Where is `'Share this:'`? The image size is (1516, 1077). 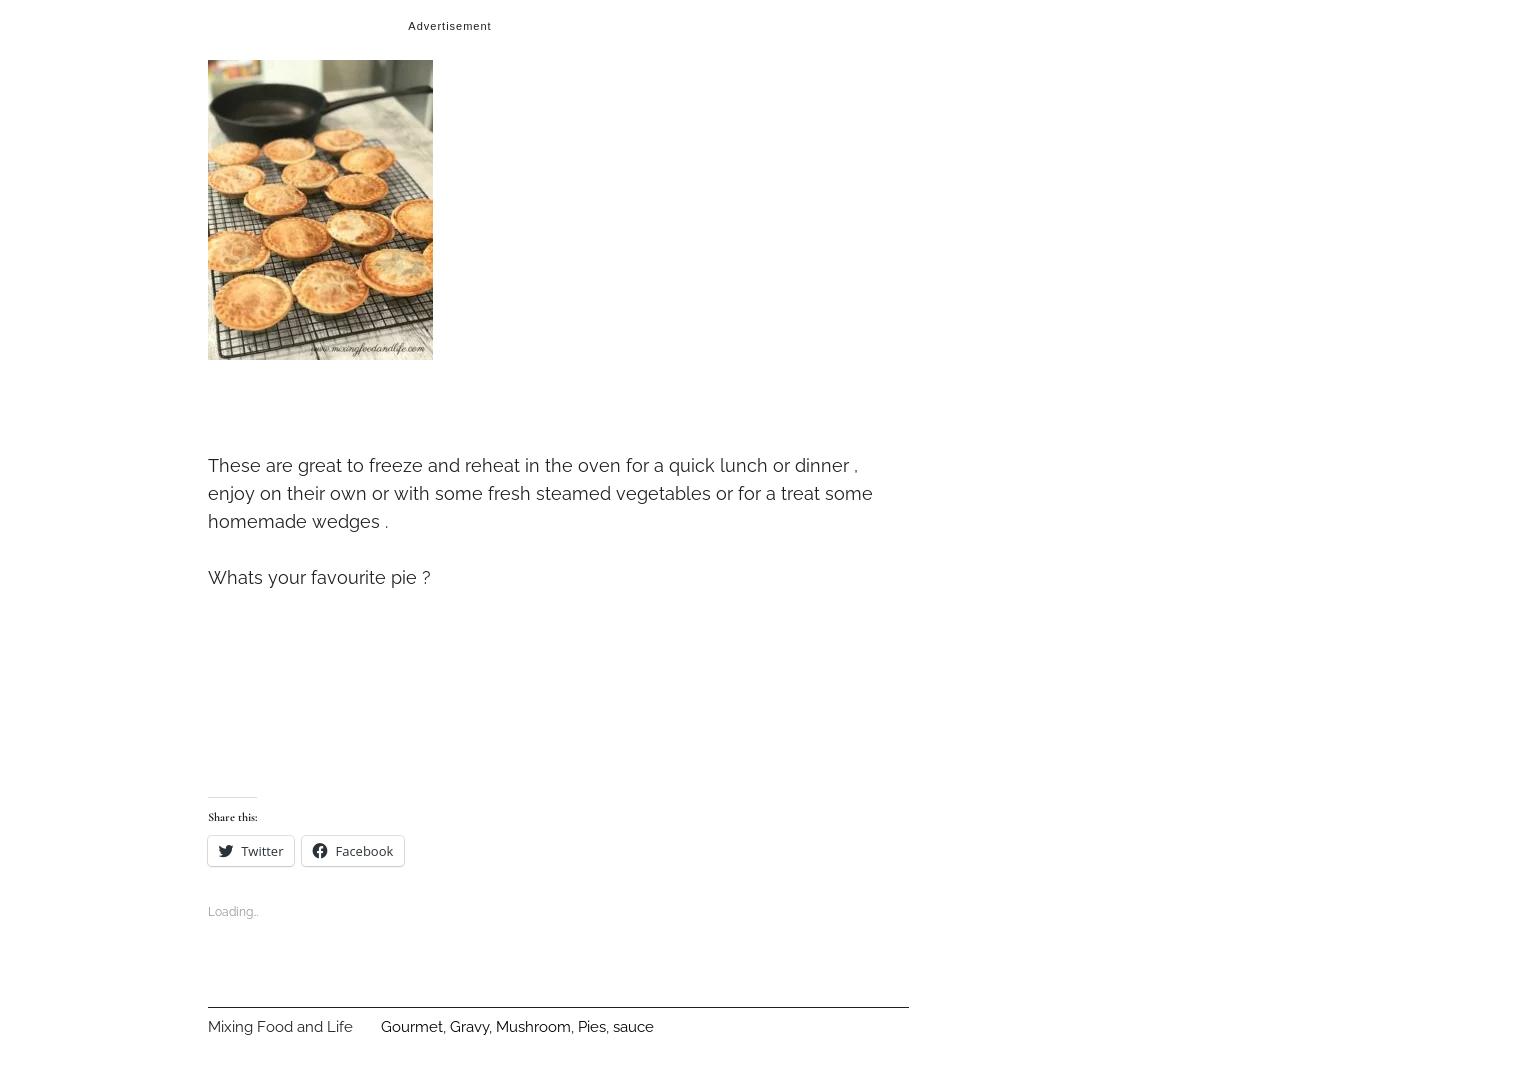
'Share this:' is located at coordinates (232, 816).